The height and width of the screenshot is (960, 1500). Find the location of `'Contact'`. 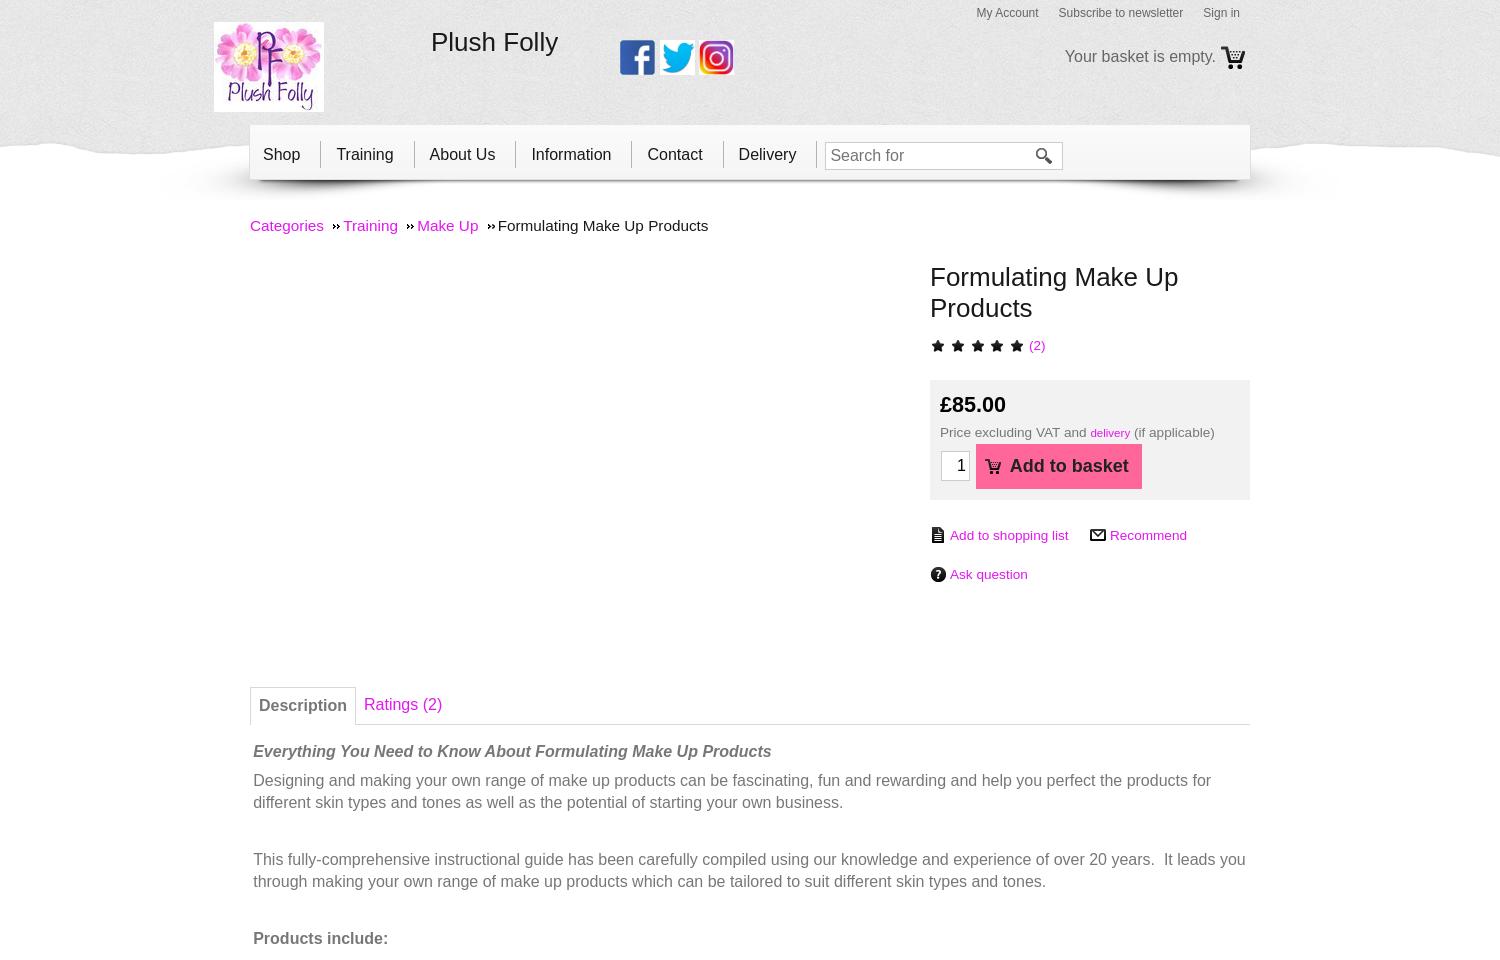

'Contact' is located at coordinates (674, 152).